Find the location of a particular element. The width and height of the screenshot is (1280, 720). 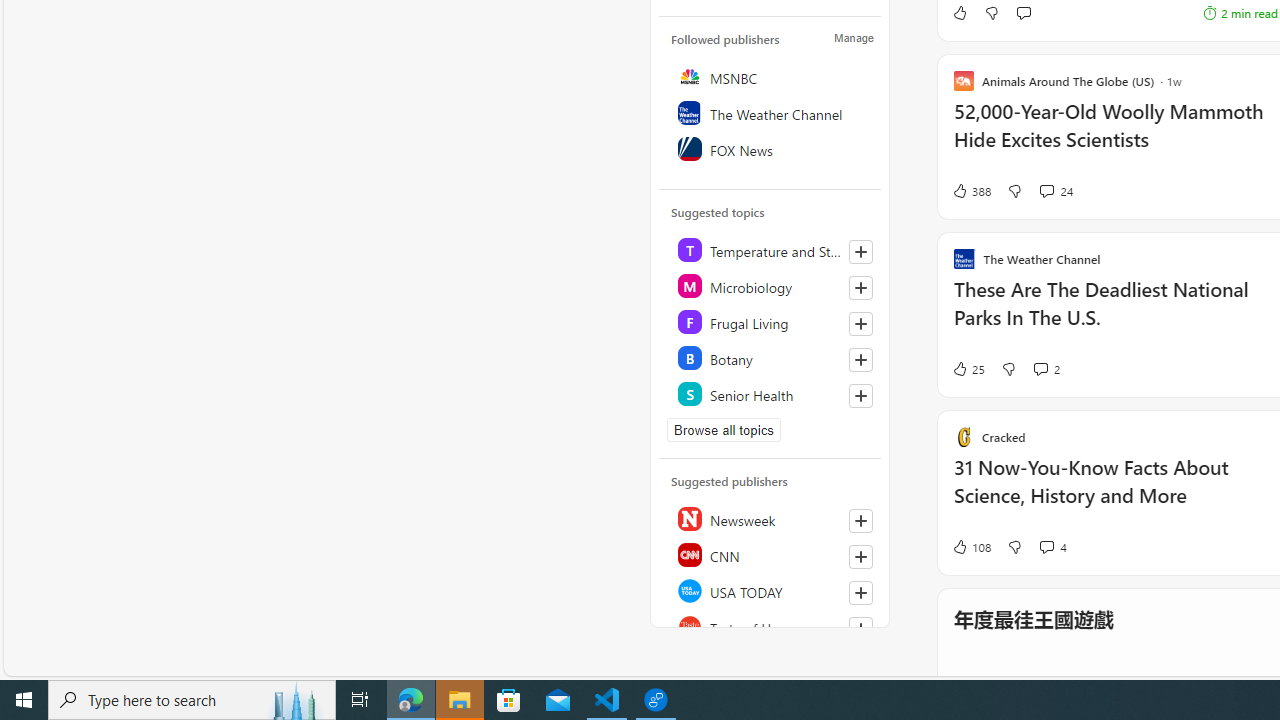

'These Are The Deadliest National Parks In The U.S.' is located at coordinates (1114, 313).